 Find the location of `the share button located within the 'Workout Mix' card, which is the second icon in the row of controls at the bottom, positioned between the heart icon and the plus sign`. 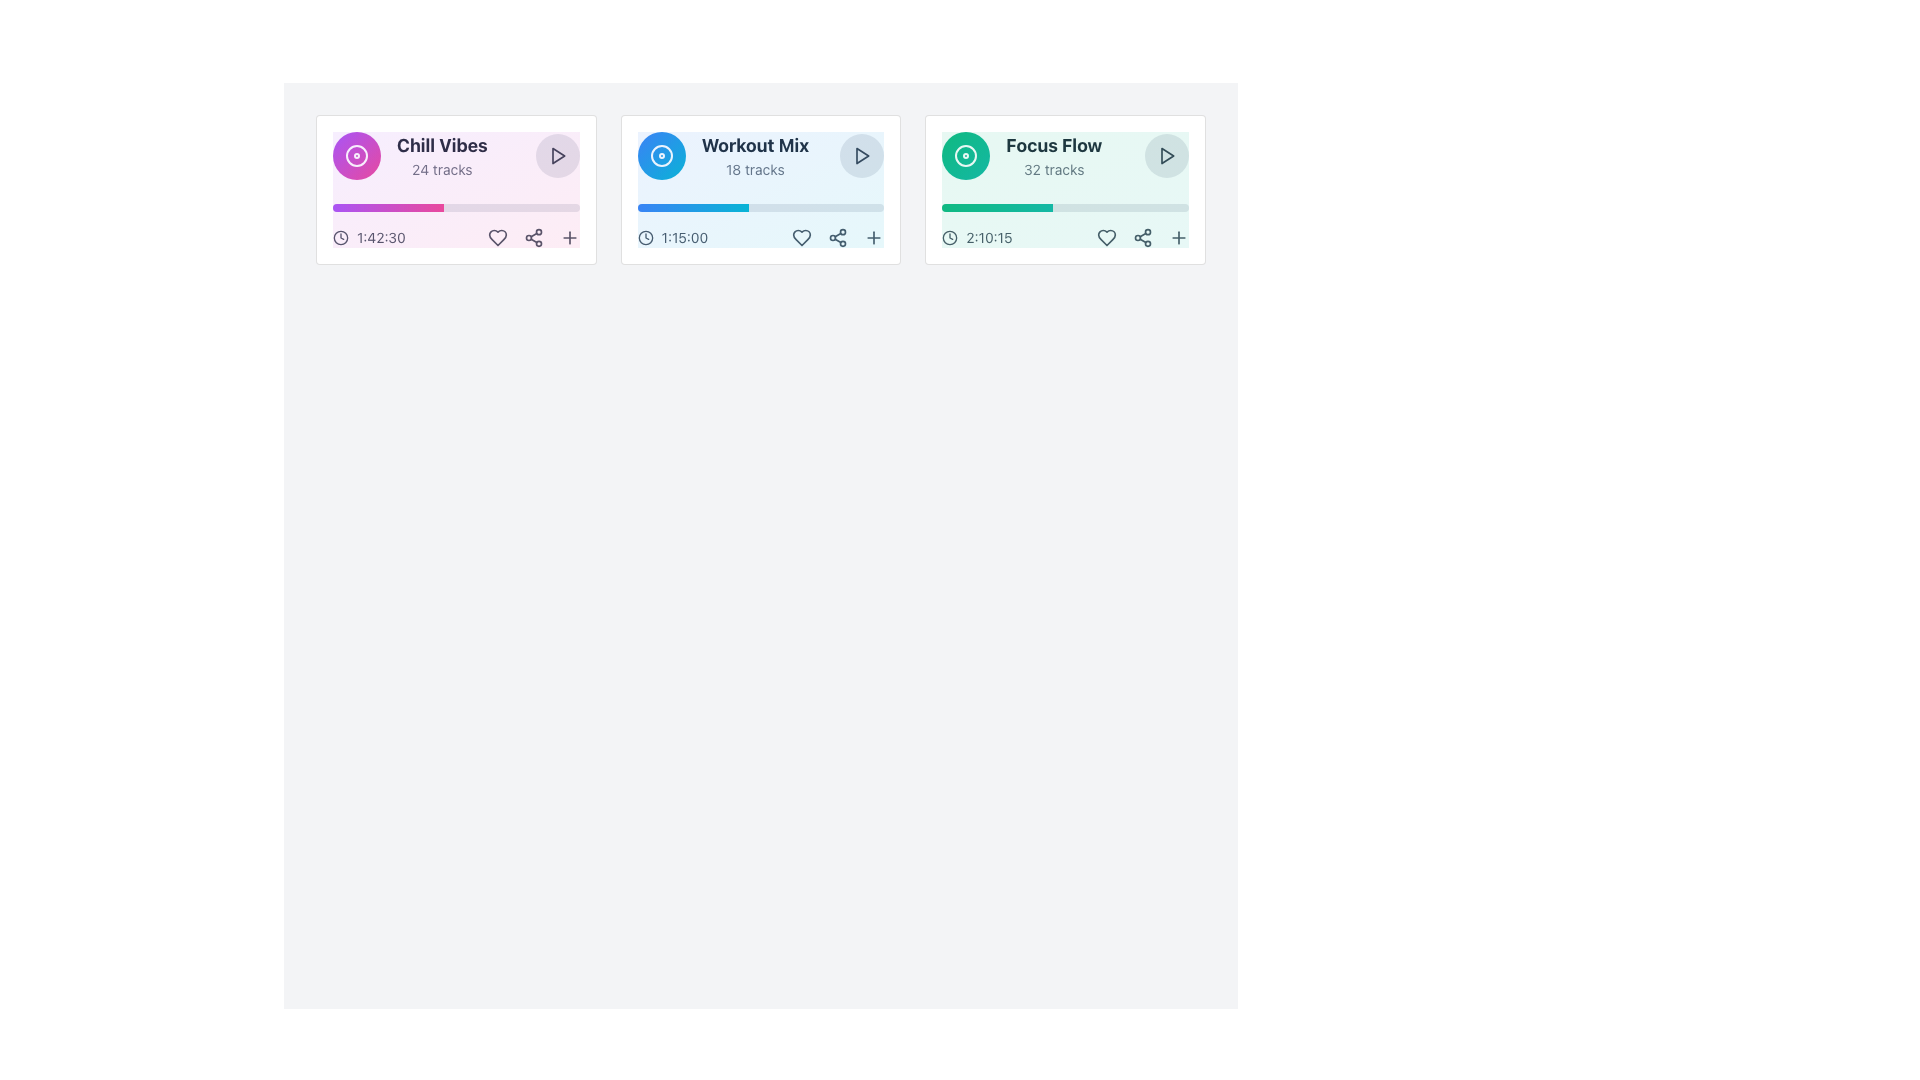

the share button located within the 'Workout Mix' card, which is the second icon in the row of controls at the bottom, positioned between the heart icon and the plus sign is located at coordinates (838, 237).